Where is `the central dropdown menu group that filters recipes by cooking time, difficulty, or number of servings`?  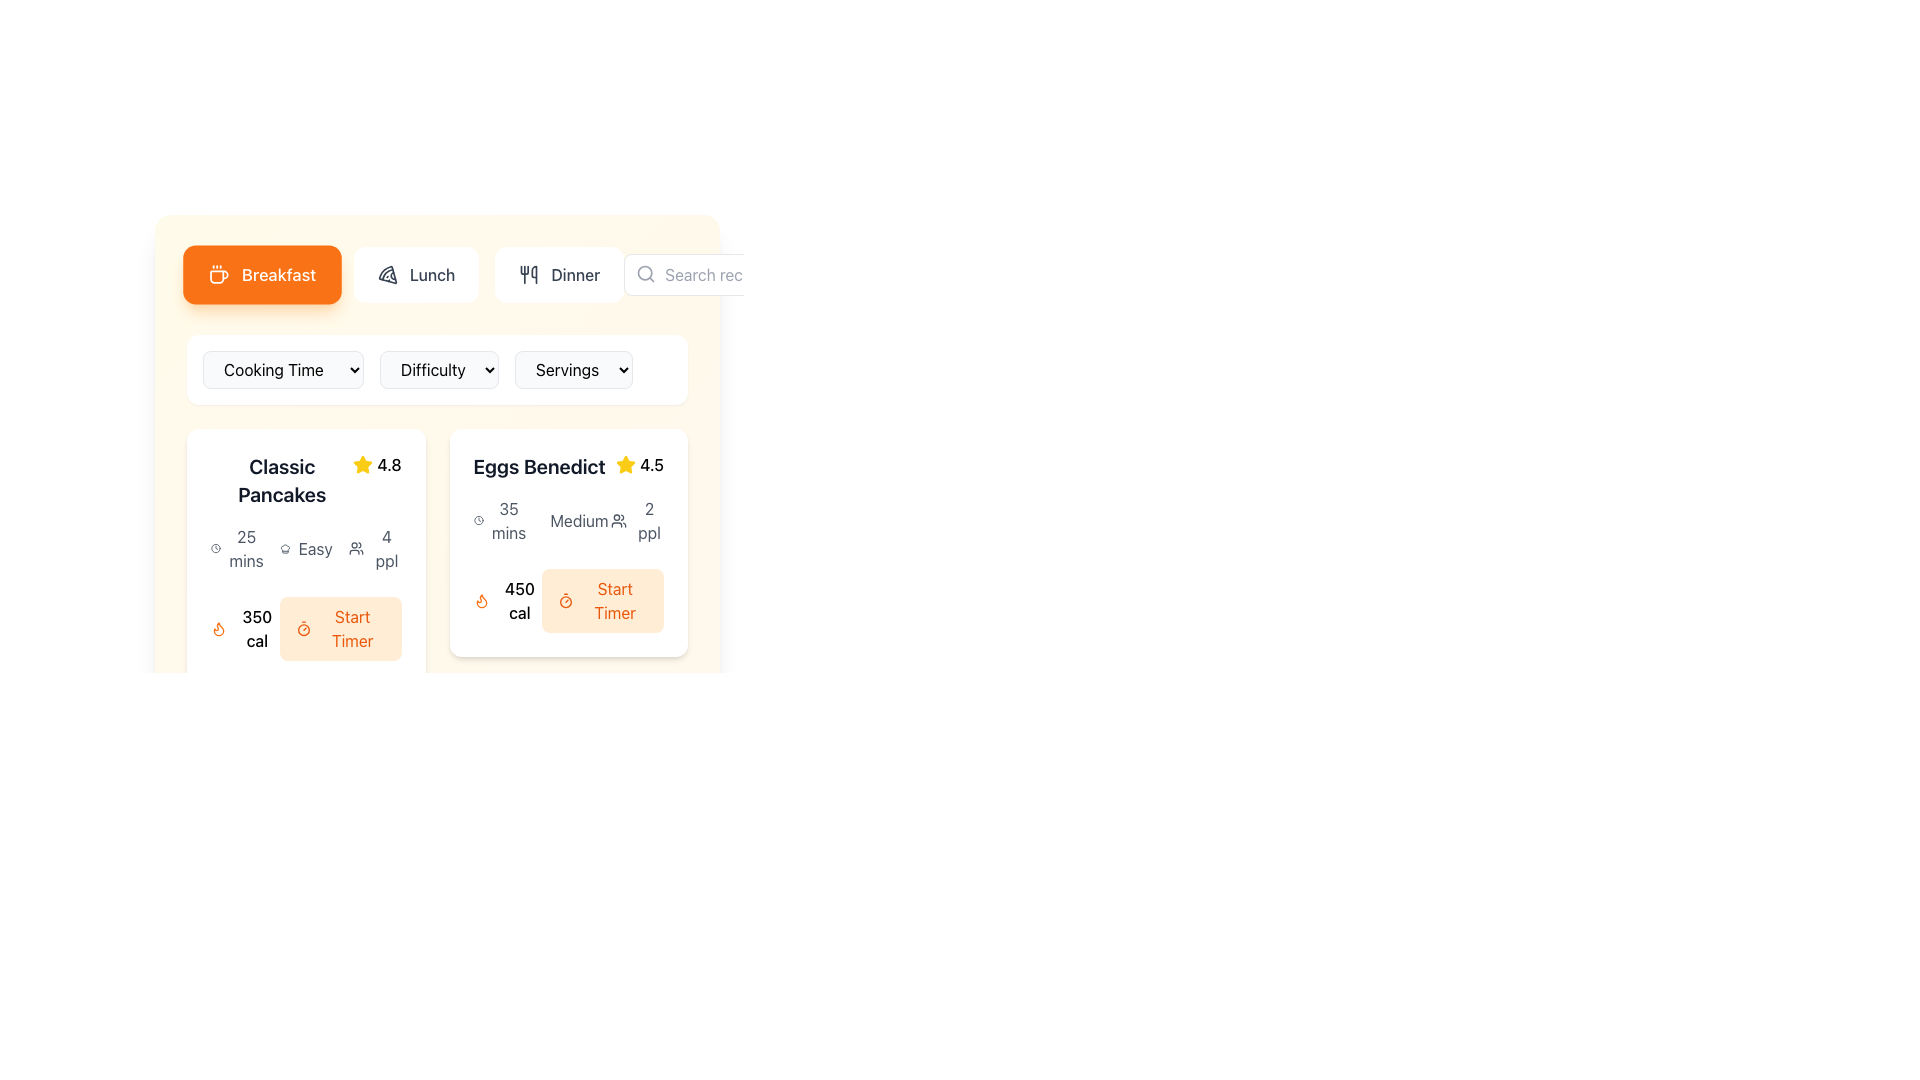
the central dropdown menu group that filters recipes by cooking time, difficulty, or number of servings is located at coordinates (436, 370).